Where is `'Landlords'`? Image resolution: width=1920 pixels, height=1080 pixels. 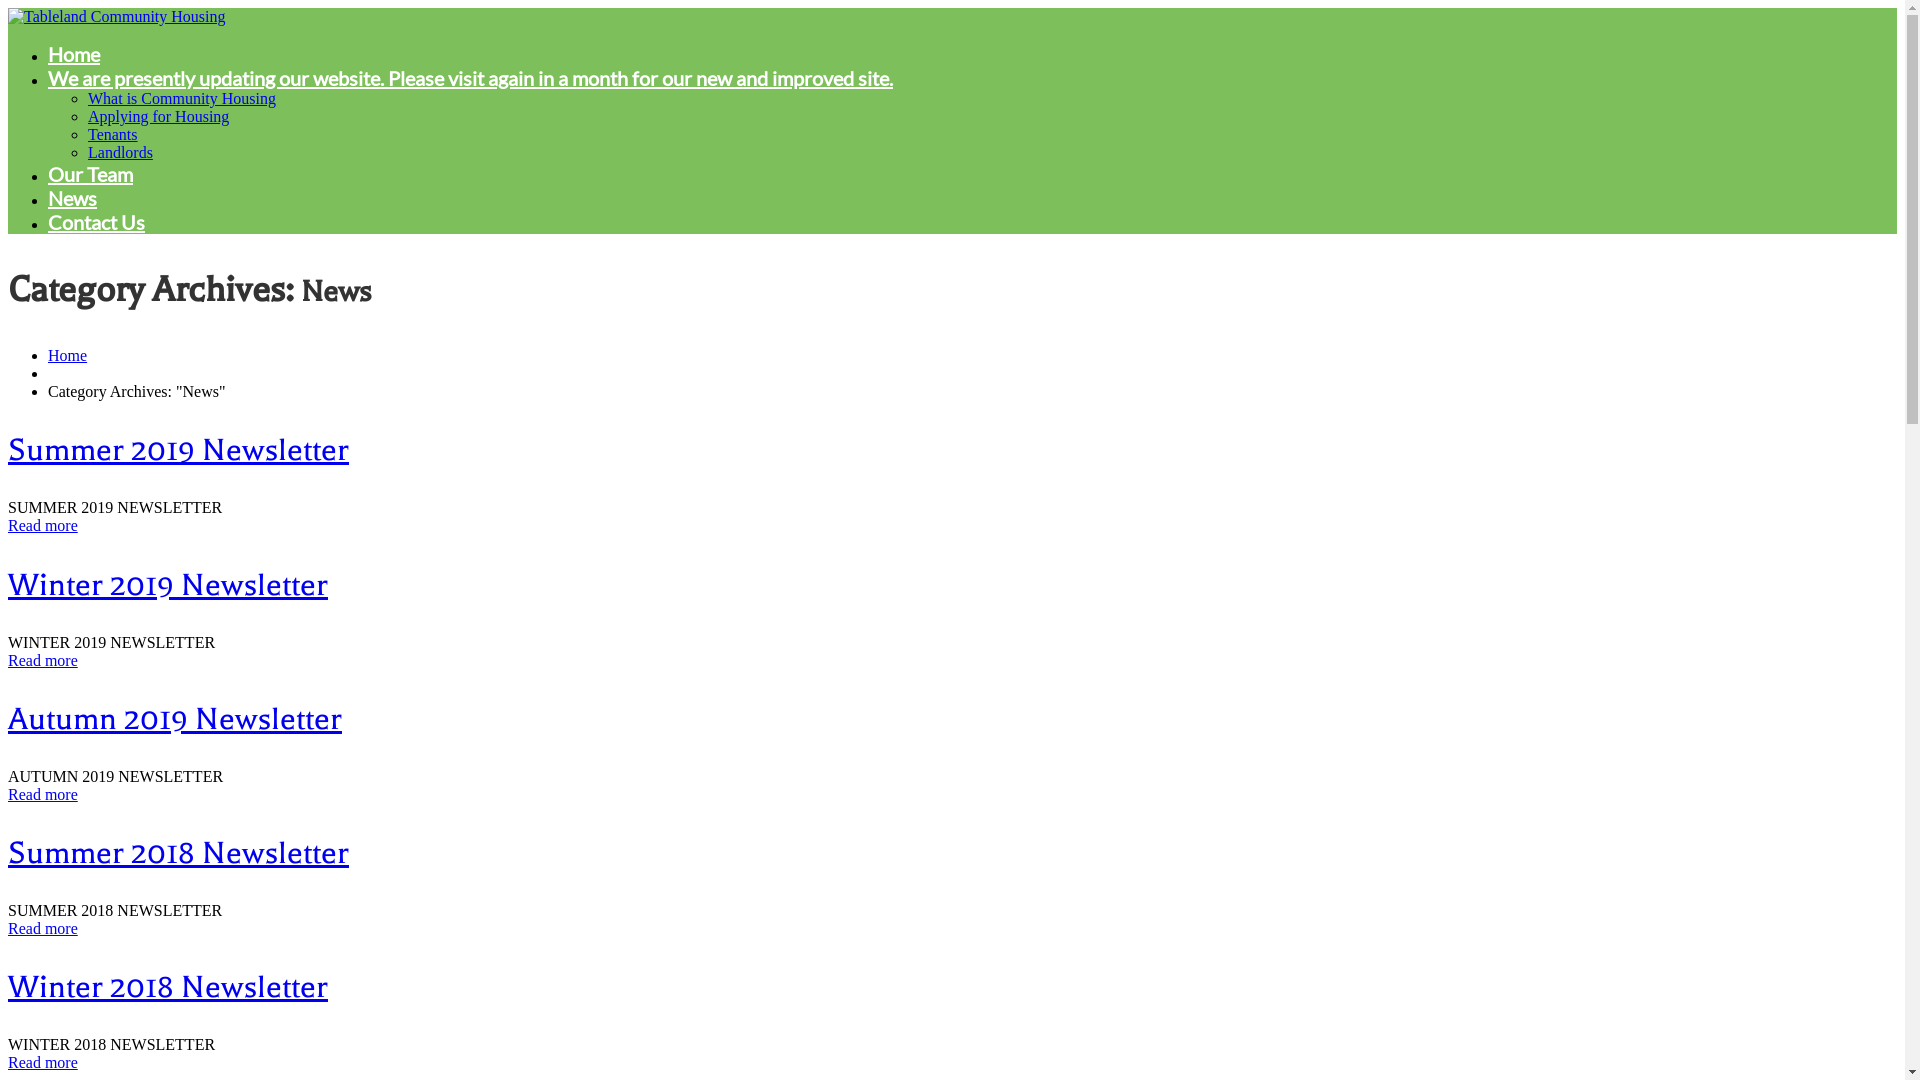 'Landlords' is located at coordinates (119, 151).